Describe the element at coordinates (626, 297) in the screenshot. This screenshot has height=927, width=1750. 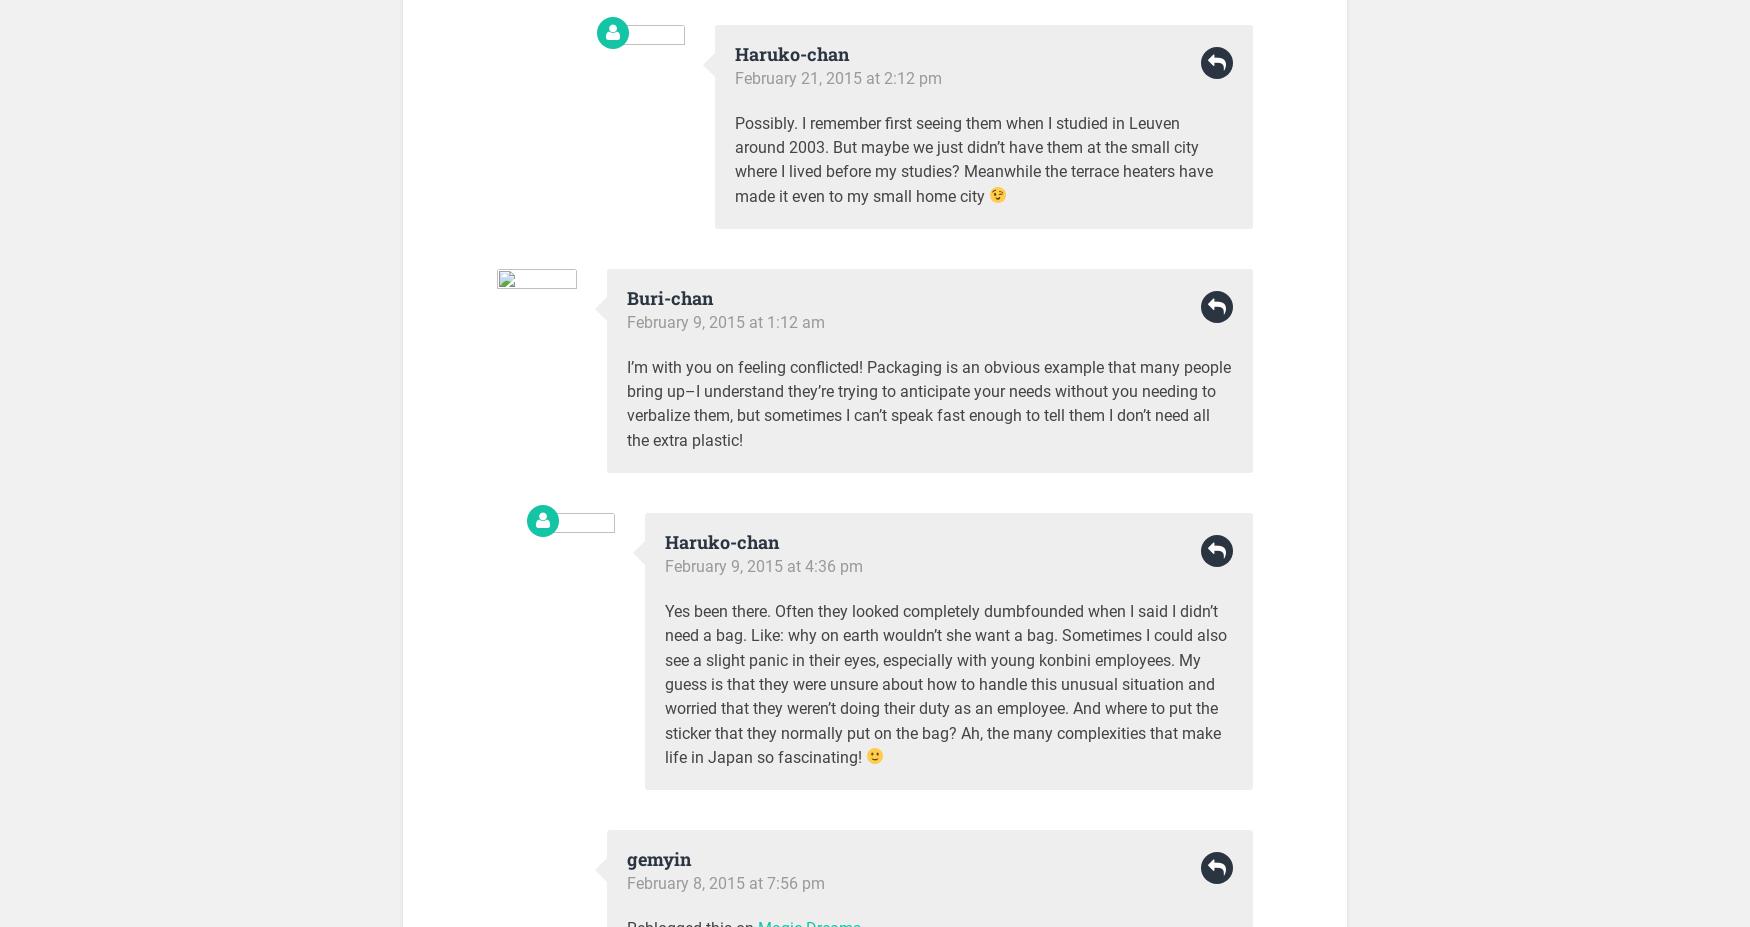
I see `'Buri-chan'` at that location.